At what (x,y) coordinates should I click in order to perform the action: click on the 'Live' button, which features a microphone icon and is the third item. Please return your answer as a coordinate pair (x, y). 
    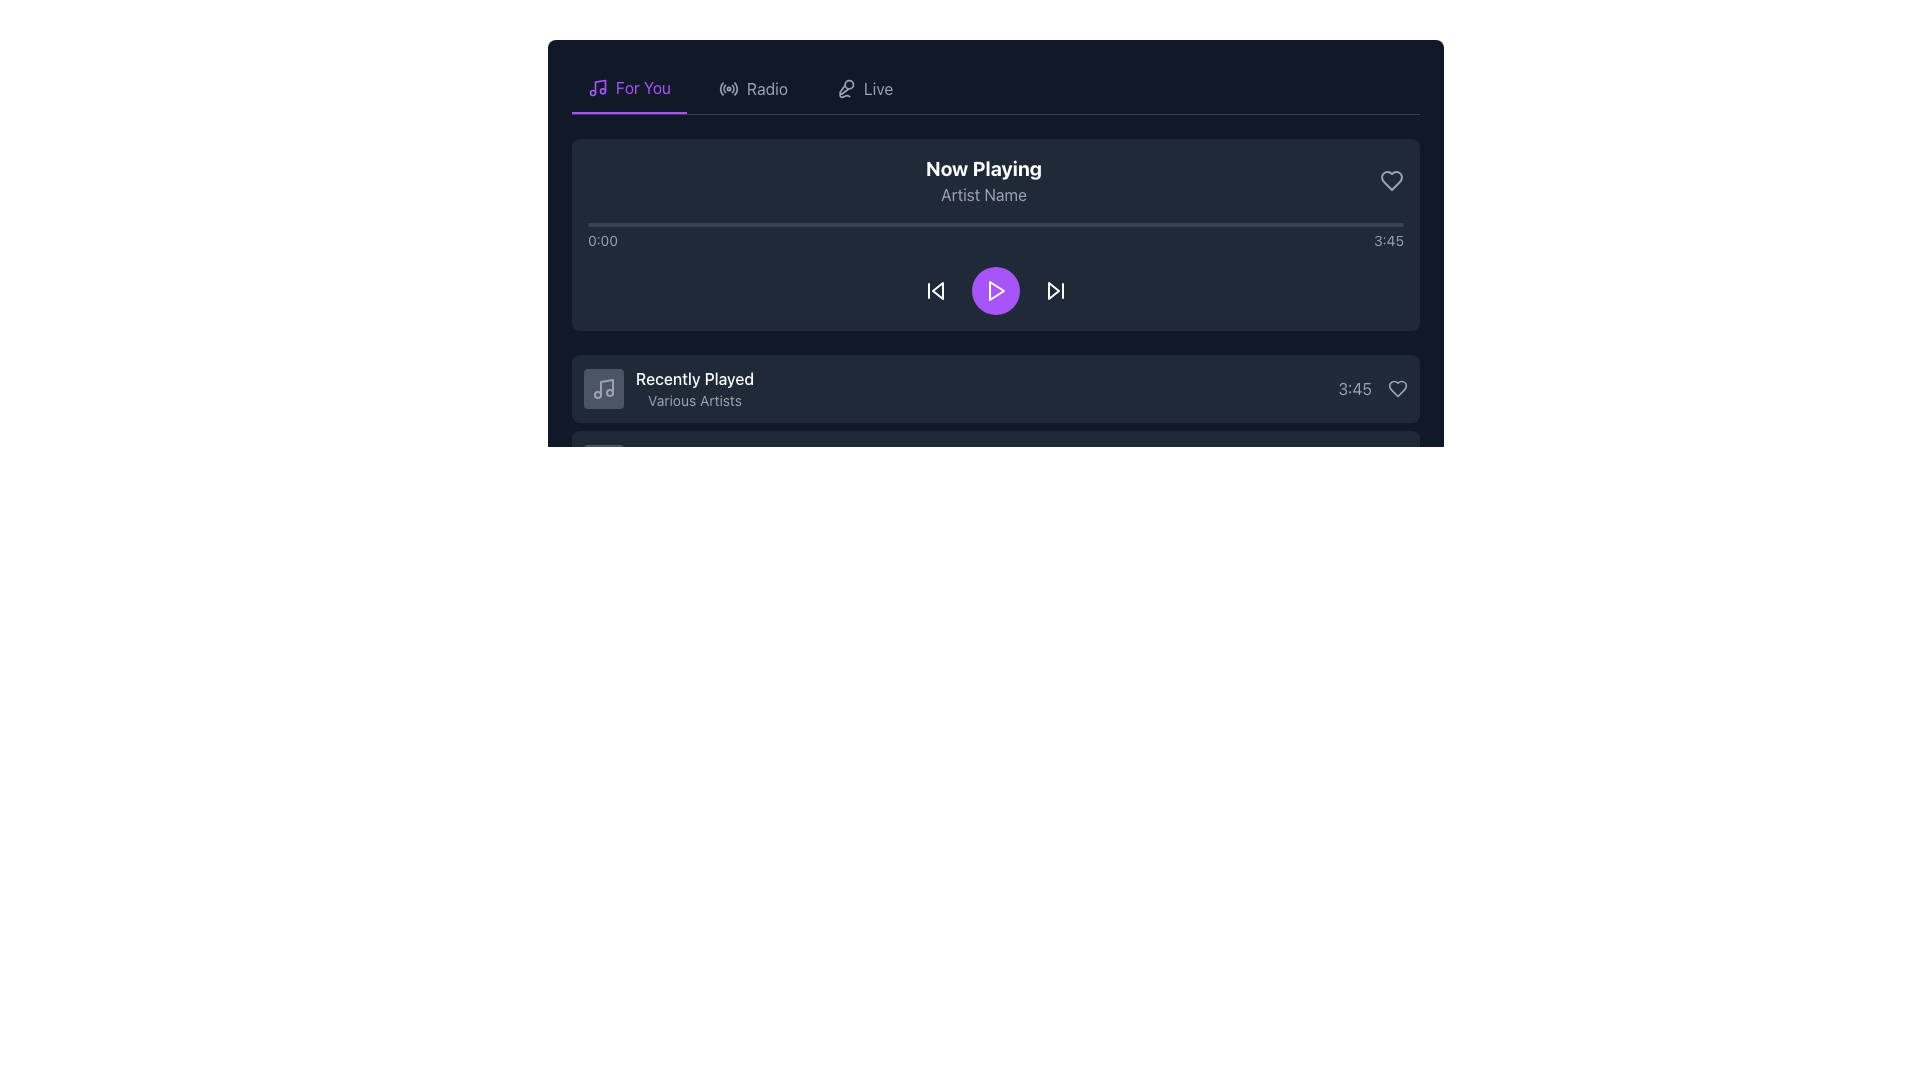
    Looking at the image, I should click on (864, 87).